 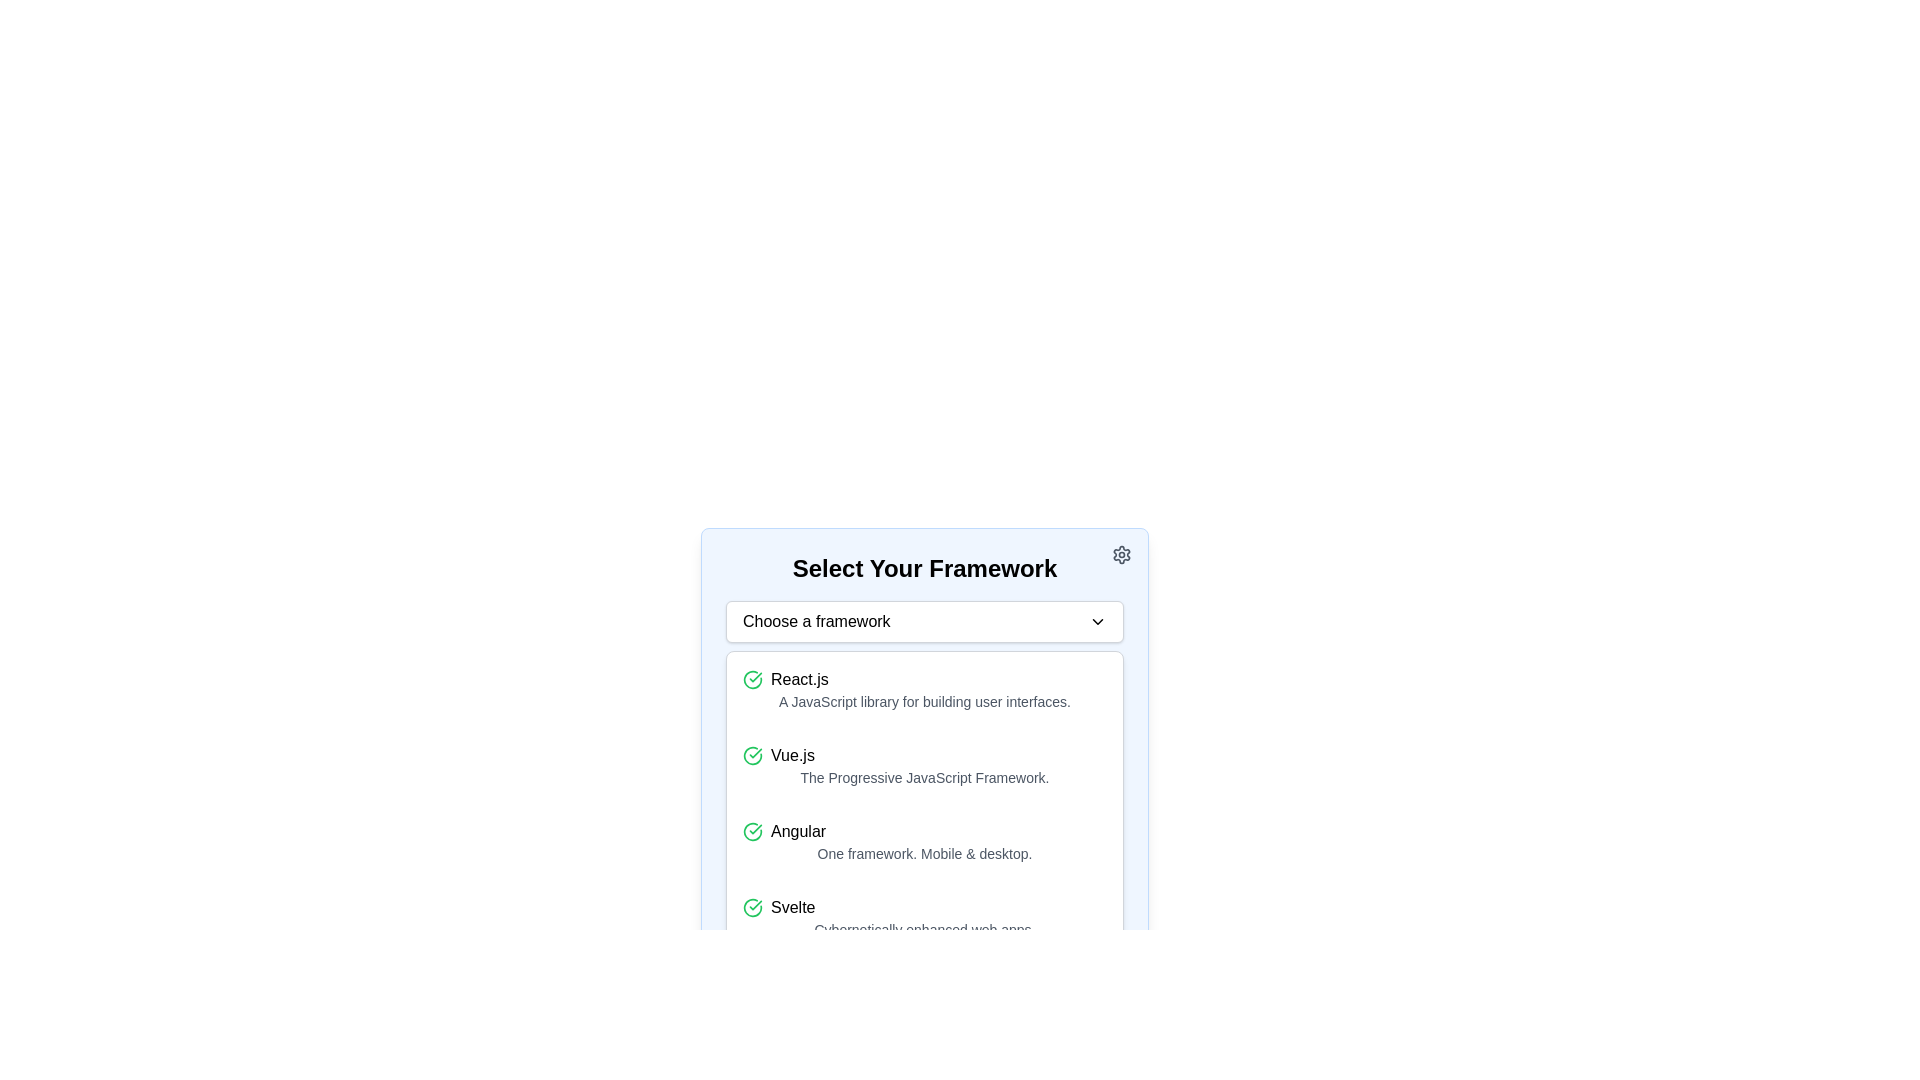 I want to click on the circular icon with a green checkmark inside, located to the left of the text 'Vue.js' in the framework selection list, so click(x=752, y=756).